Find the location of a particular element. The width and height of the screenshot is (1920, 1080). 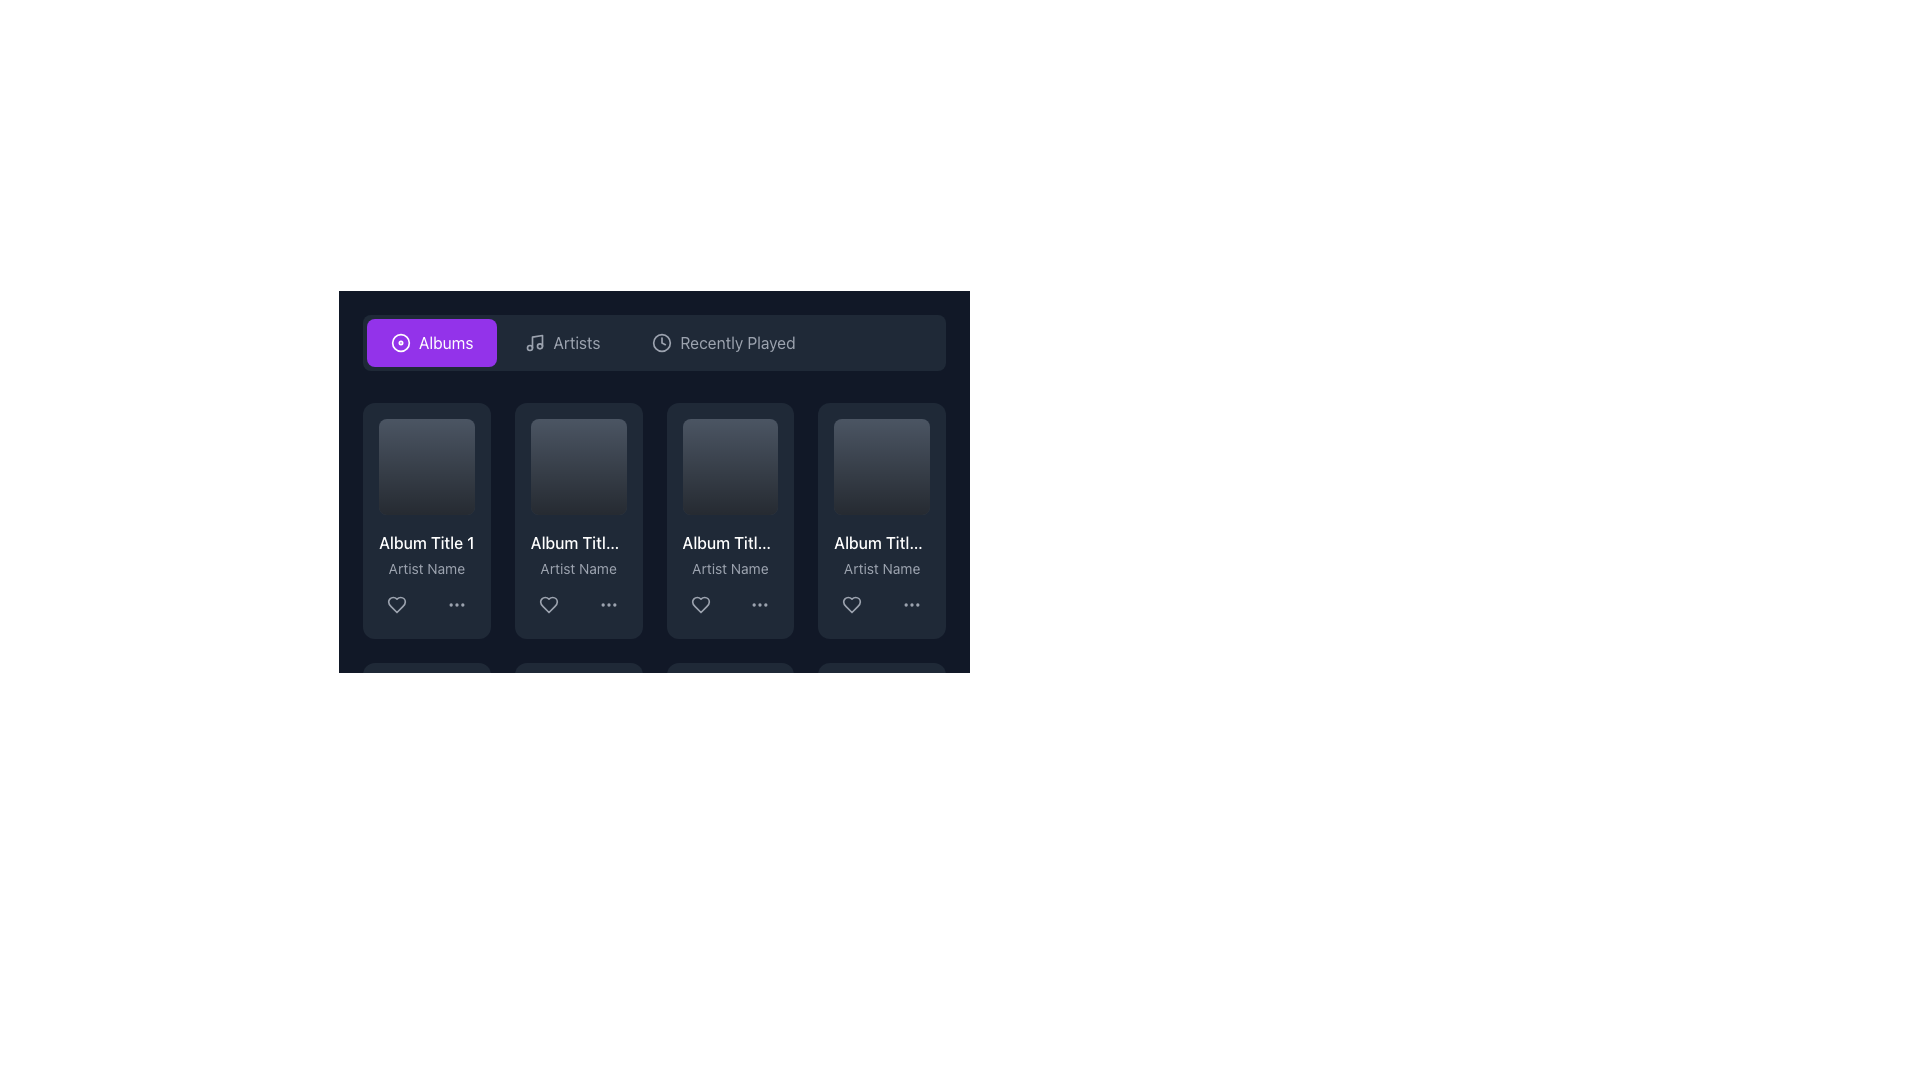

the navigation button located to the right of the 'Albums' button and to the left of the 'Recently Played' button is located at coordinates (561, 342).